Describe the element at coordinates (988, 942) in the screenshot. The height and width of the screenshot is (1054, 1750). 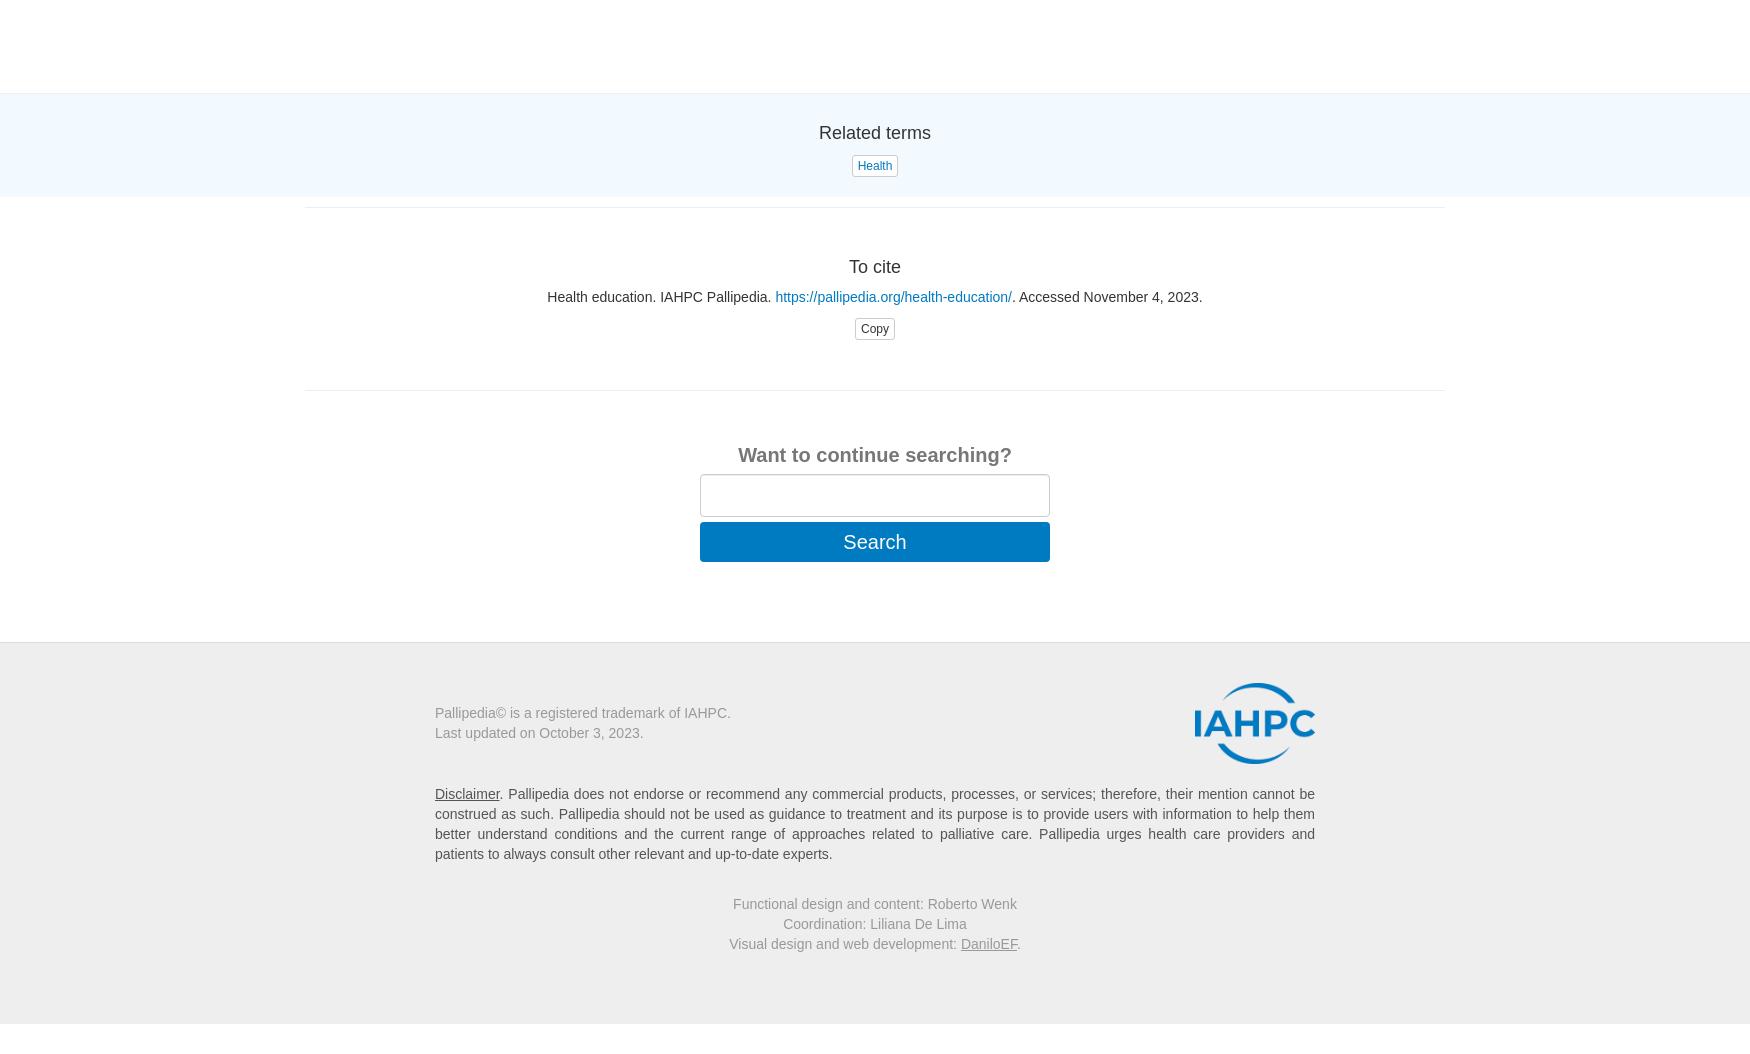
I see `'DaniloEF'` at that location.